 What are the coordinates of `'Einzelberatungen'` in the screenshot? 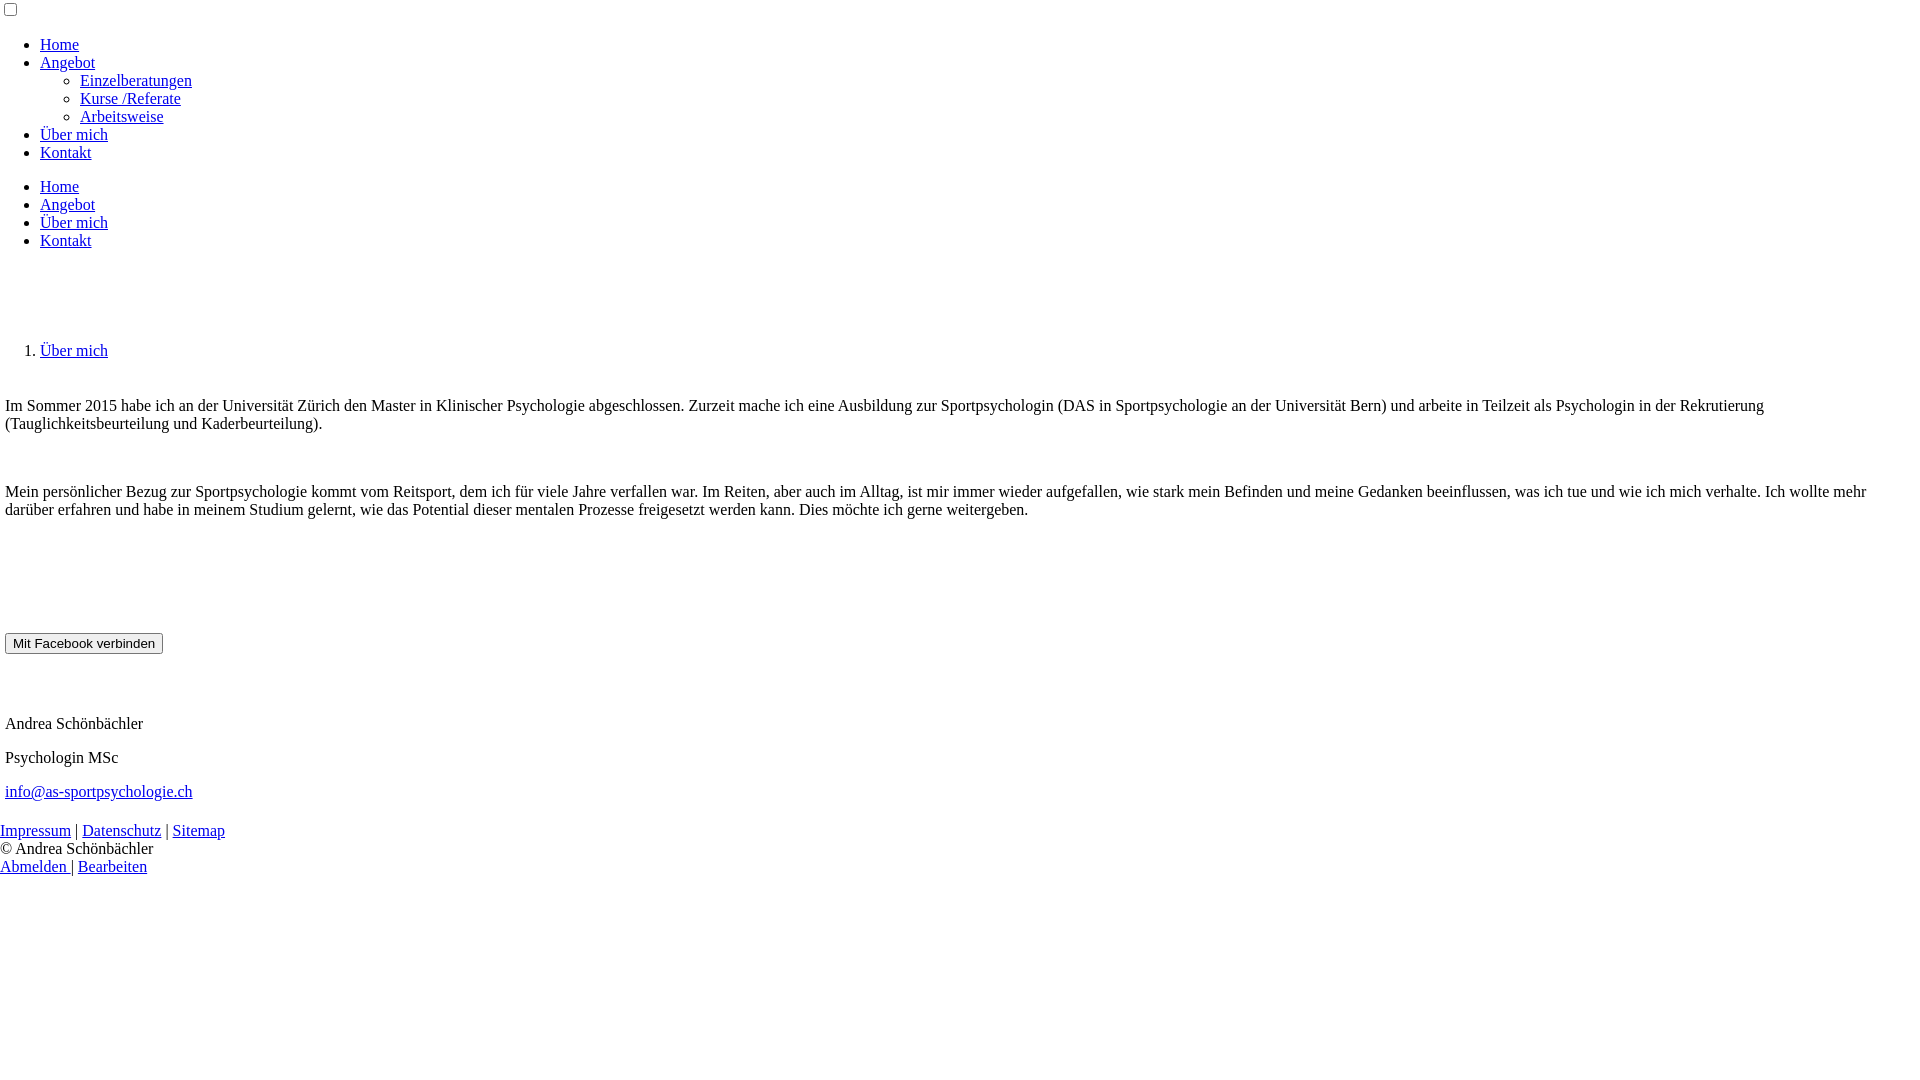 It's located at (134, 79).